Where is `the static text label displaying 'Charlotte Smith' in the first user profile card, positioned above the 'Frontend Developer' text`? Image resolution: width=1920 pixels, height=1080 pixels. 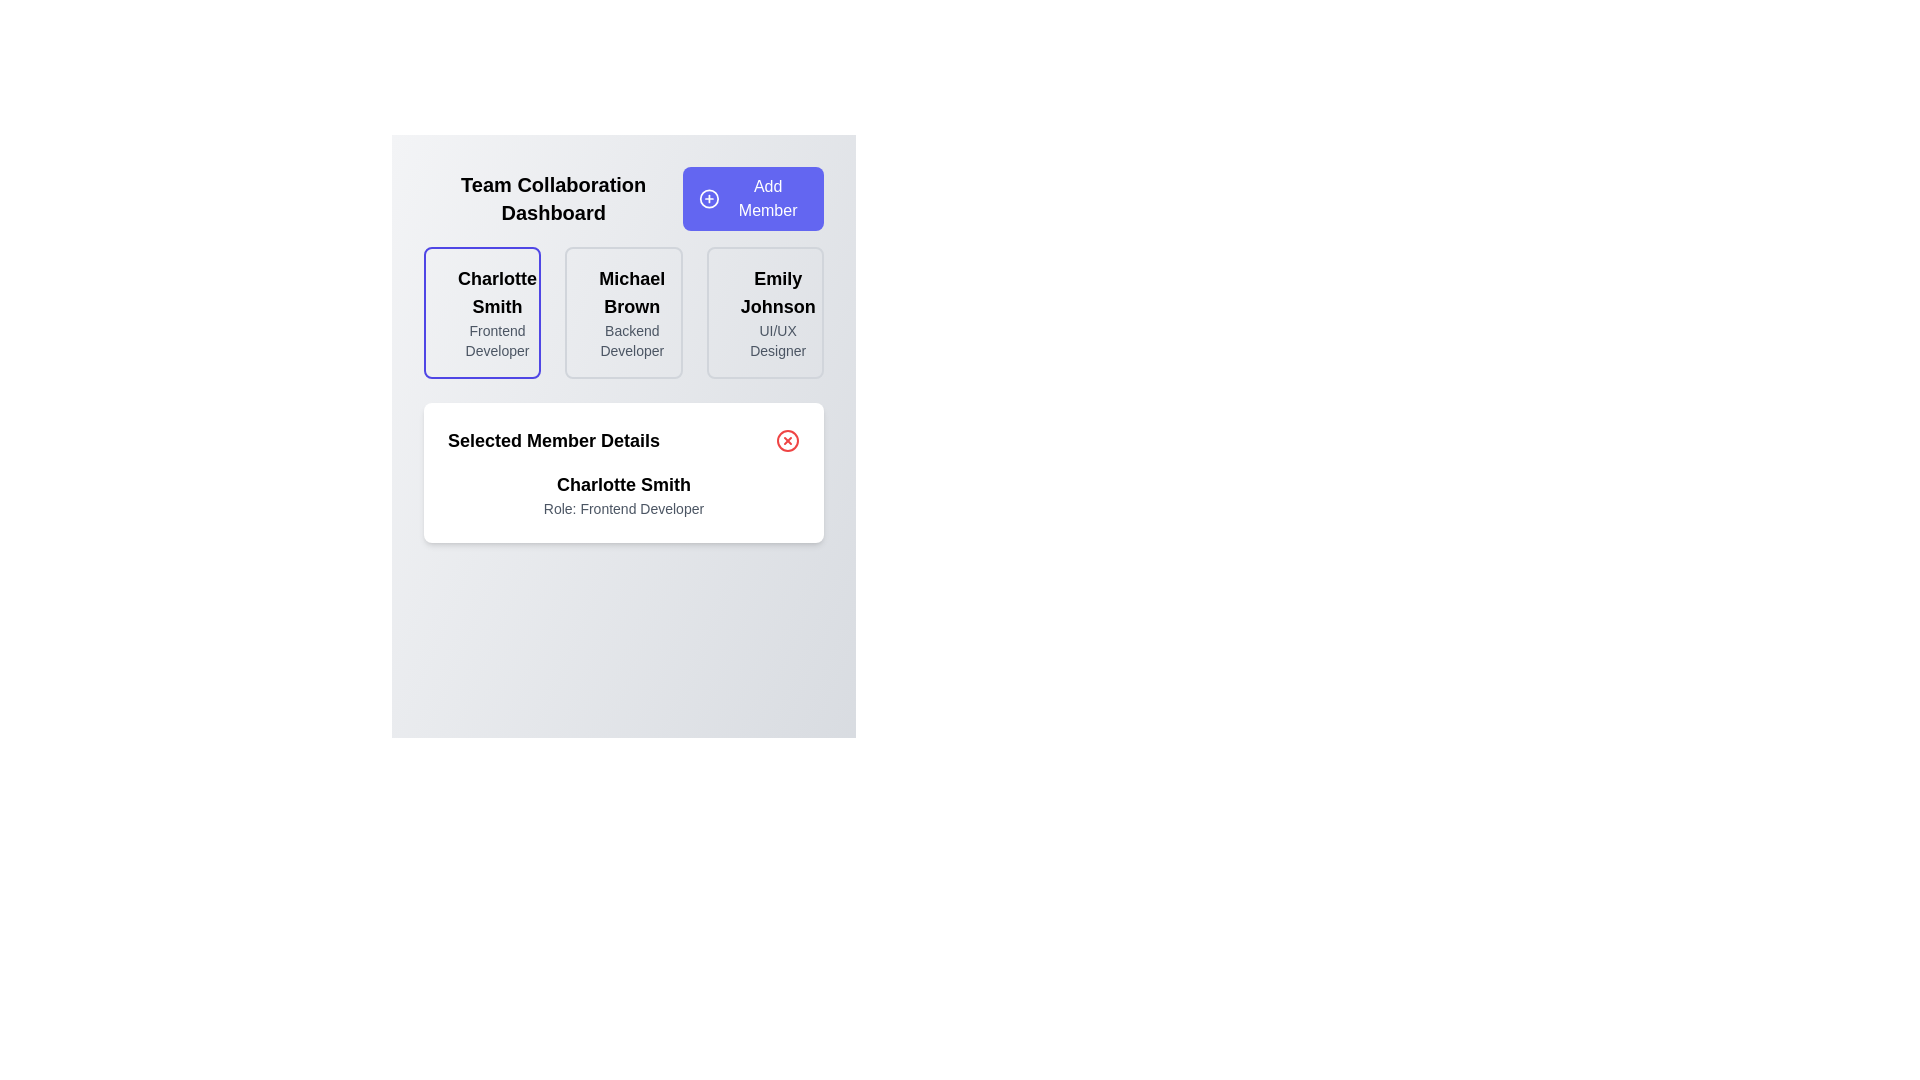 the static text label displaying 'Charlotte Smith' in the first user profile card, positioned above the 'Frontend Developer' text is located at coordinates (497, 293).